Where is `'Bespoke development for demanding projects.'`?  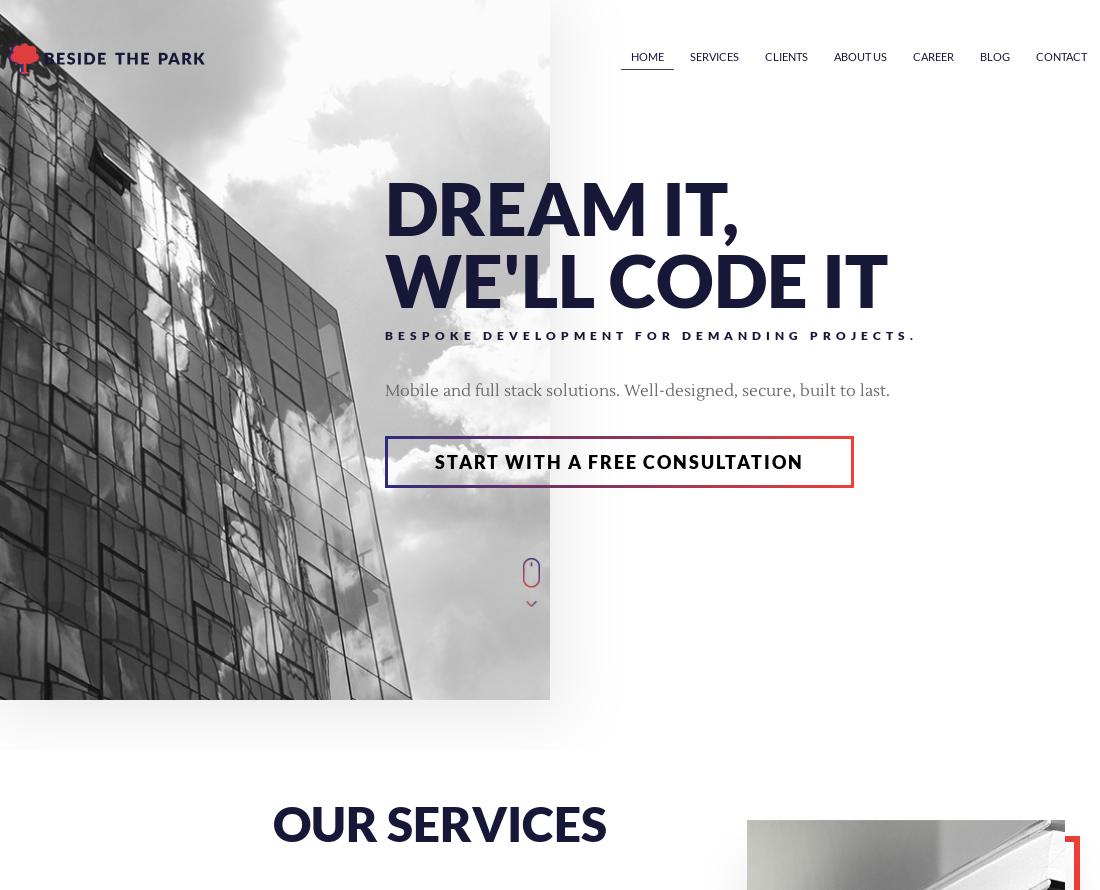 'Bespoke development for demanding projects.' is located at coordinates (651, 335).